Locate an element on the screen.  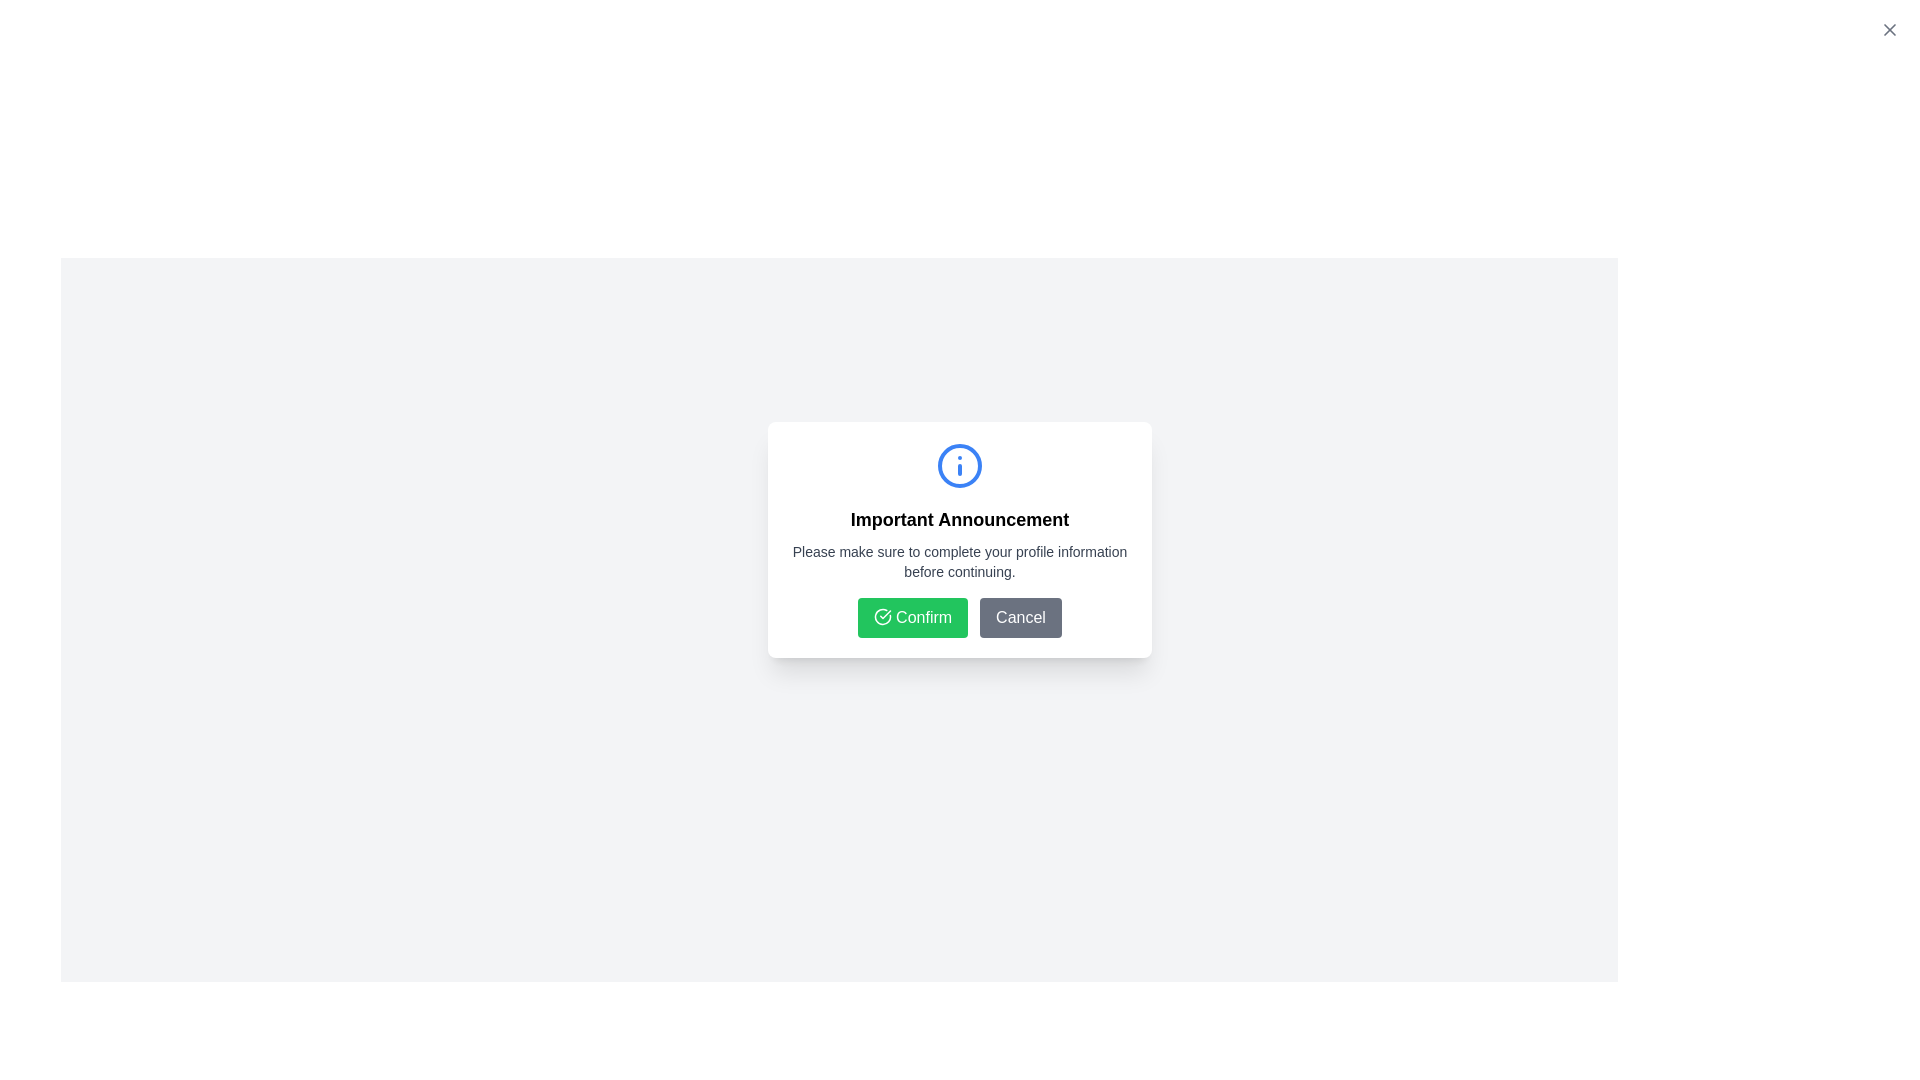
the informational static text that instructs the user to complete their profile information, located below the 'Important Announcement' title in the modal dialog is located at coordinates (960, 562).